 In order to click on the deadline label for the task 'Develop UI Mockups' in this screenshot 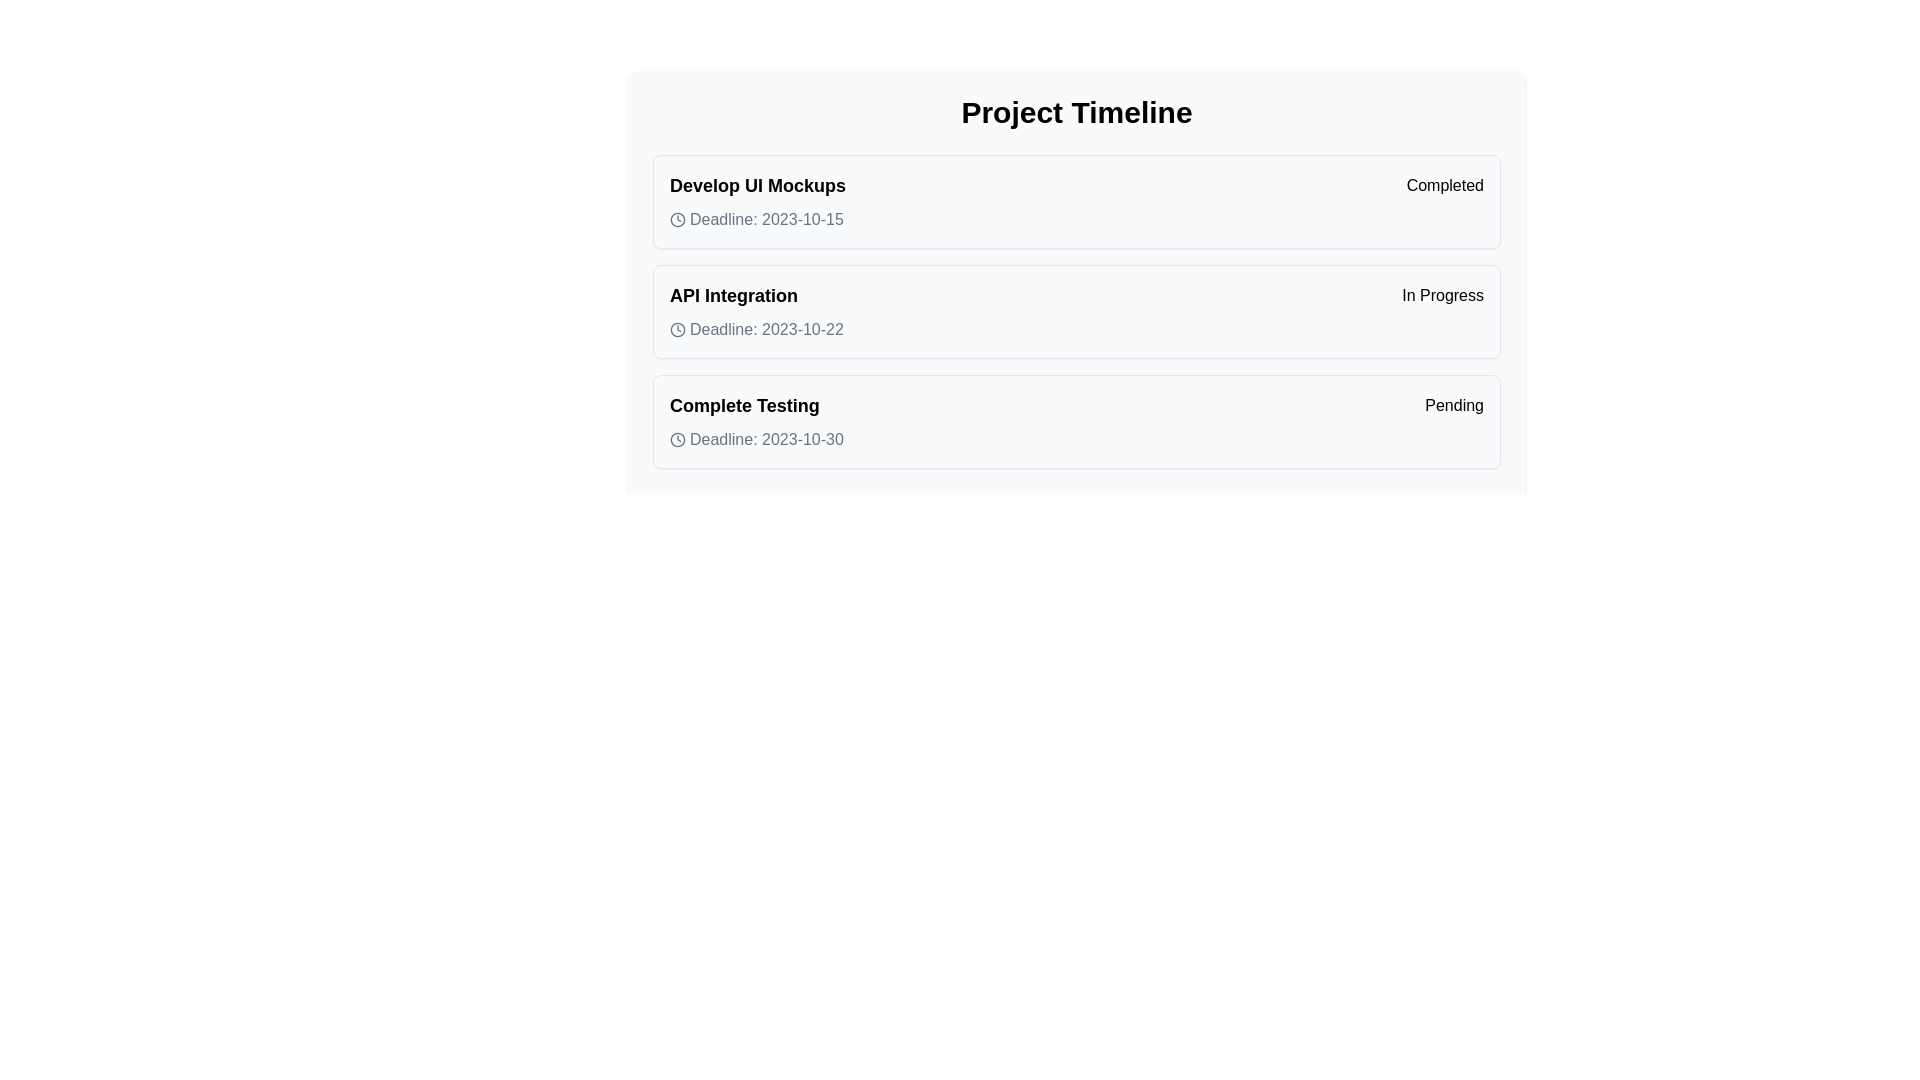, I will do `click(755, 219)`.